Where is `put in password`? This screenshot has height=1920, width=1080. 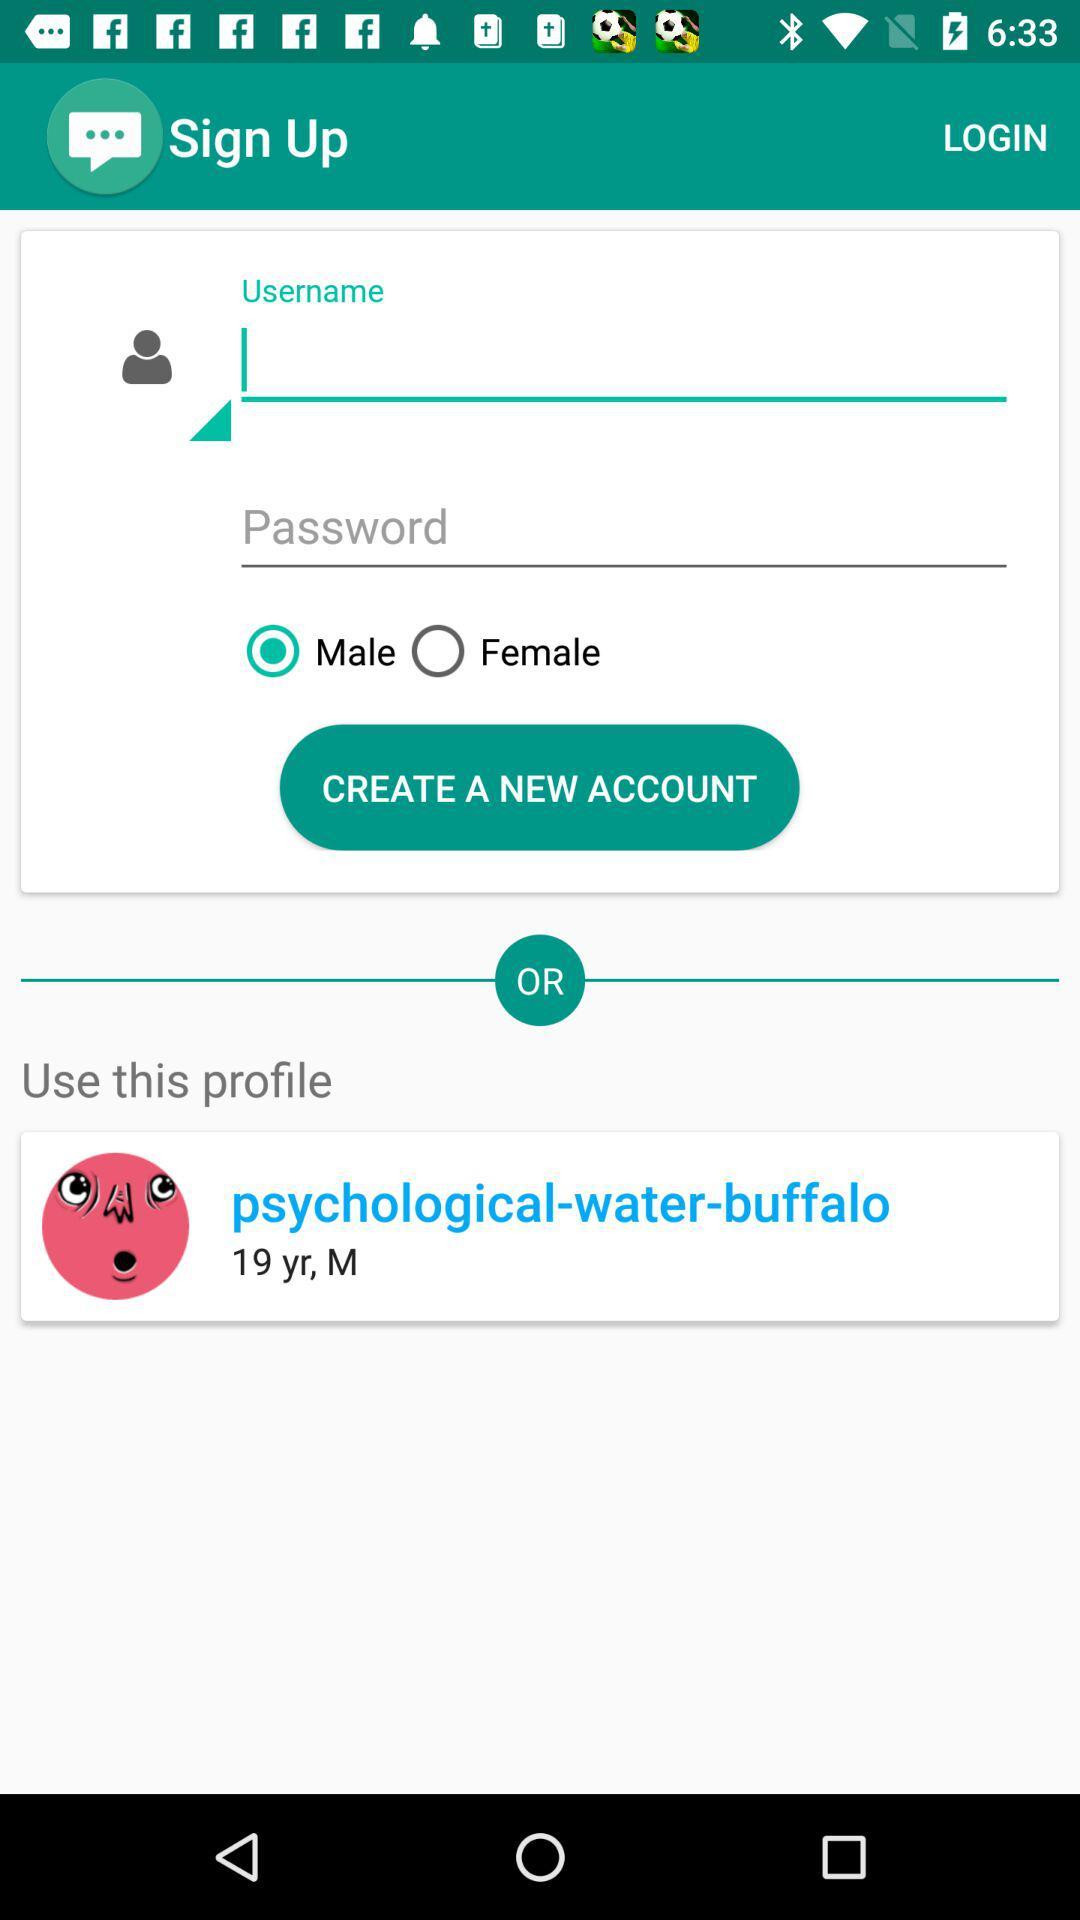
put in password is located at coordinates (623, 528).